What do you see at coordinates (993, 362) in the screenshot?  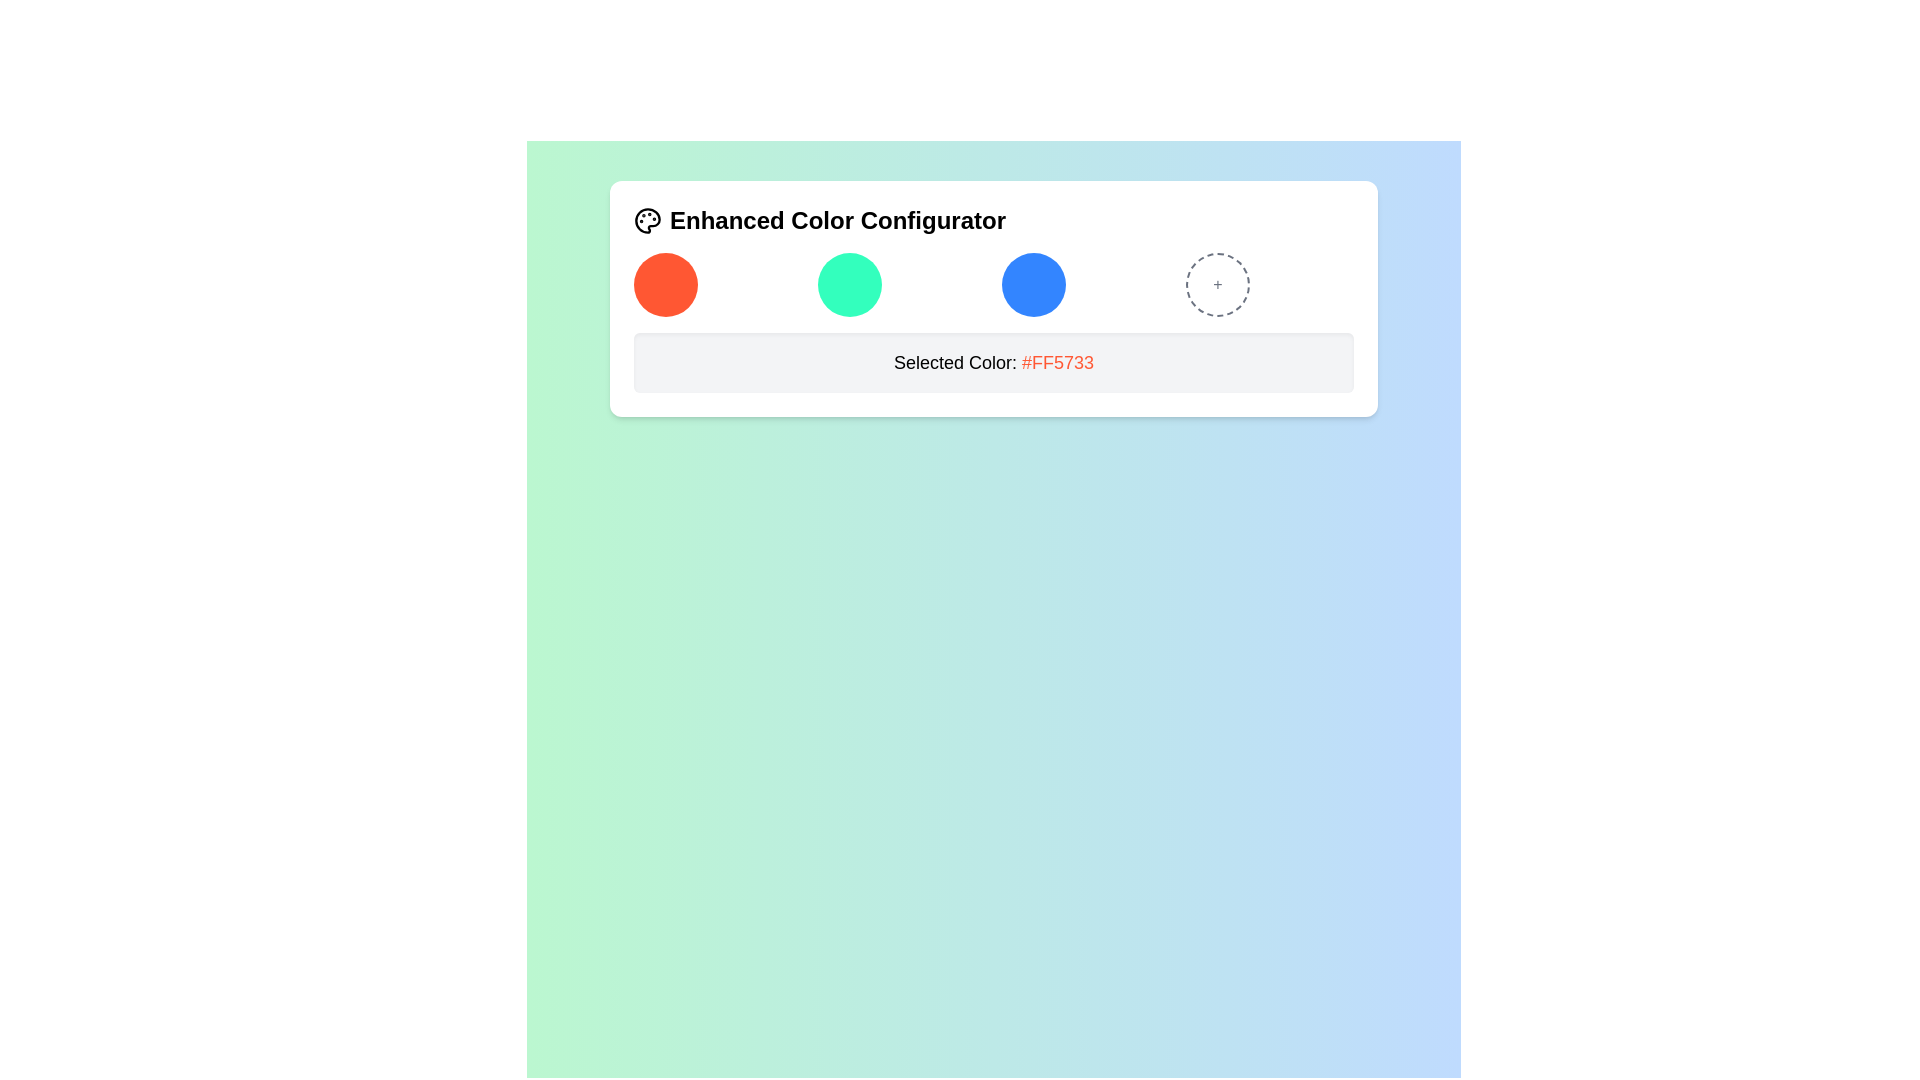 I see `the Text Display Box displaying 'Selected Color: #FF5733' with a light gray background, located beneath the color palette in the 'Enhanced Color Configurator' interface` at bounding box center [993, 362].